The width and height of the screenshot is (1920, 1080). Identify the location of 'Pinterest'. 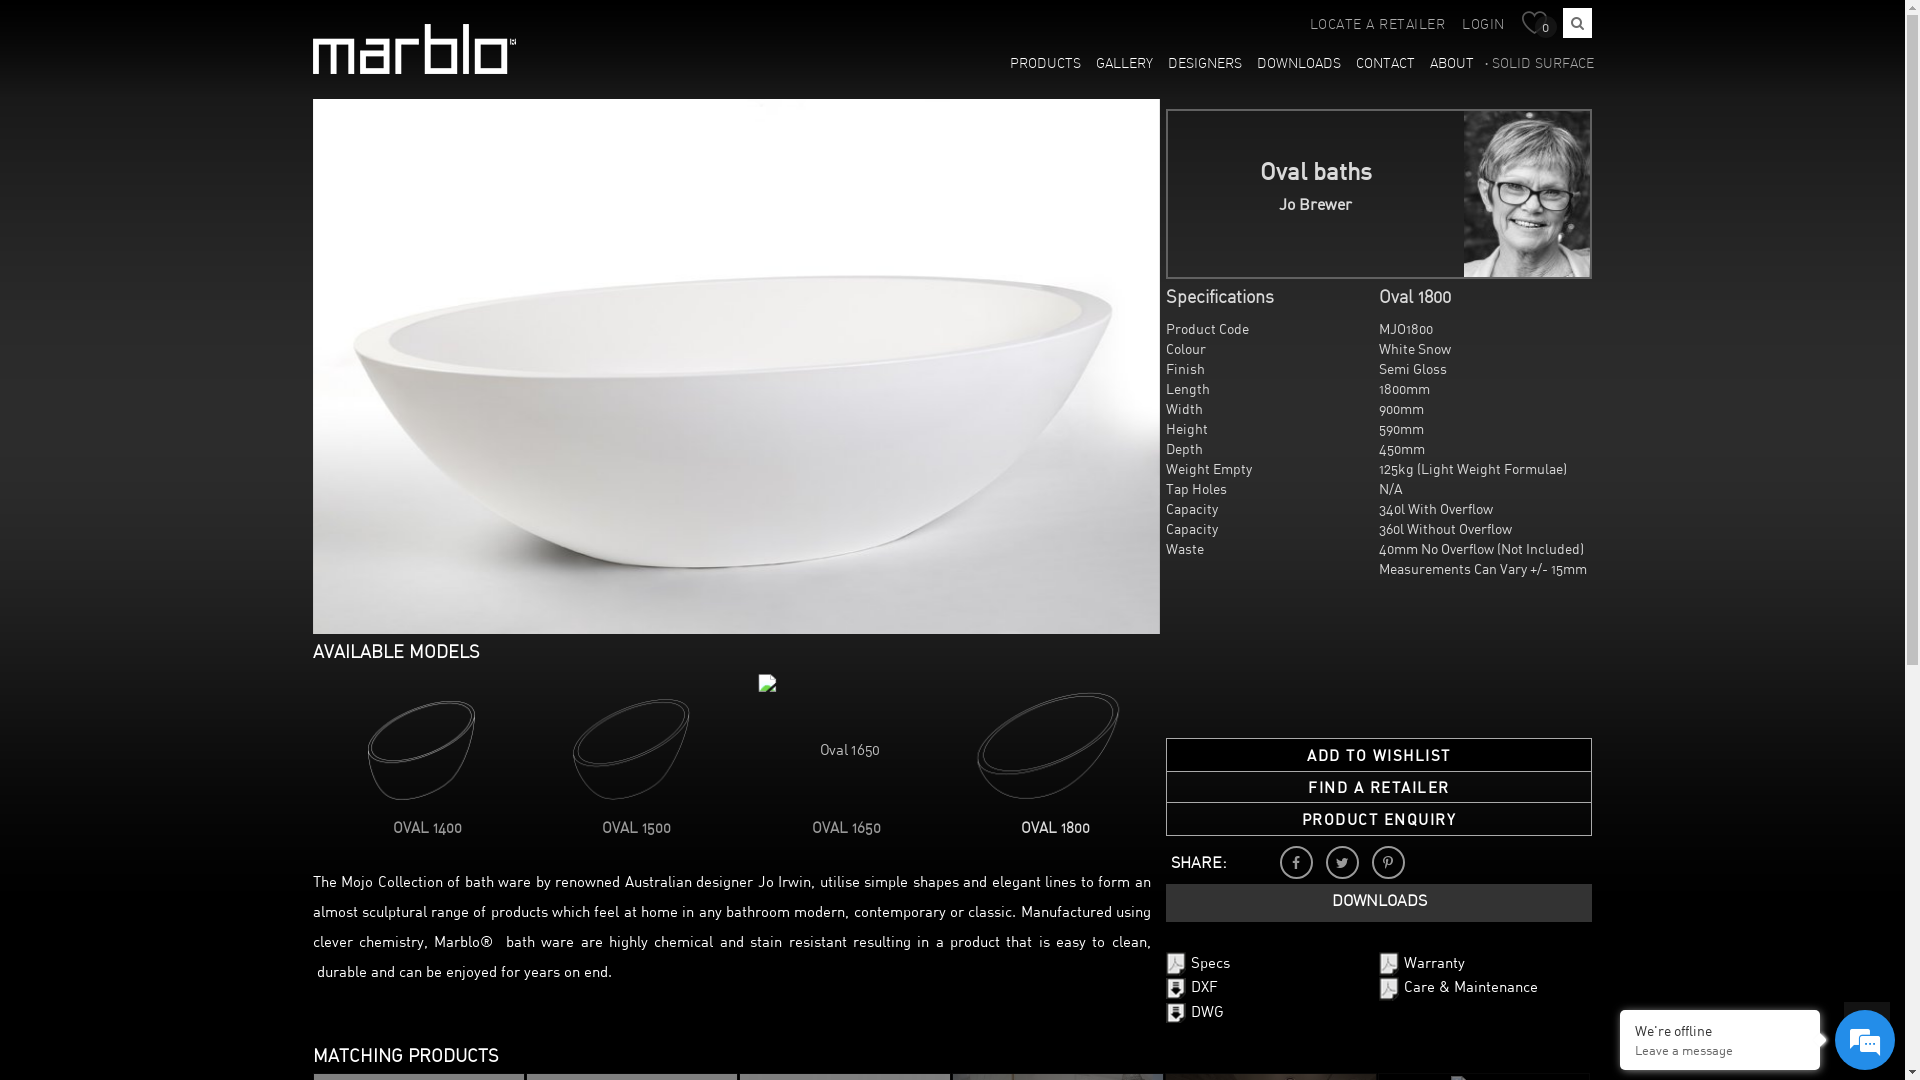
(1387, 861).